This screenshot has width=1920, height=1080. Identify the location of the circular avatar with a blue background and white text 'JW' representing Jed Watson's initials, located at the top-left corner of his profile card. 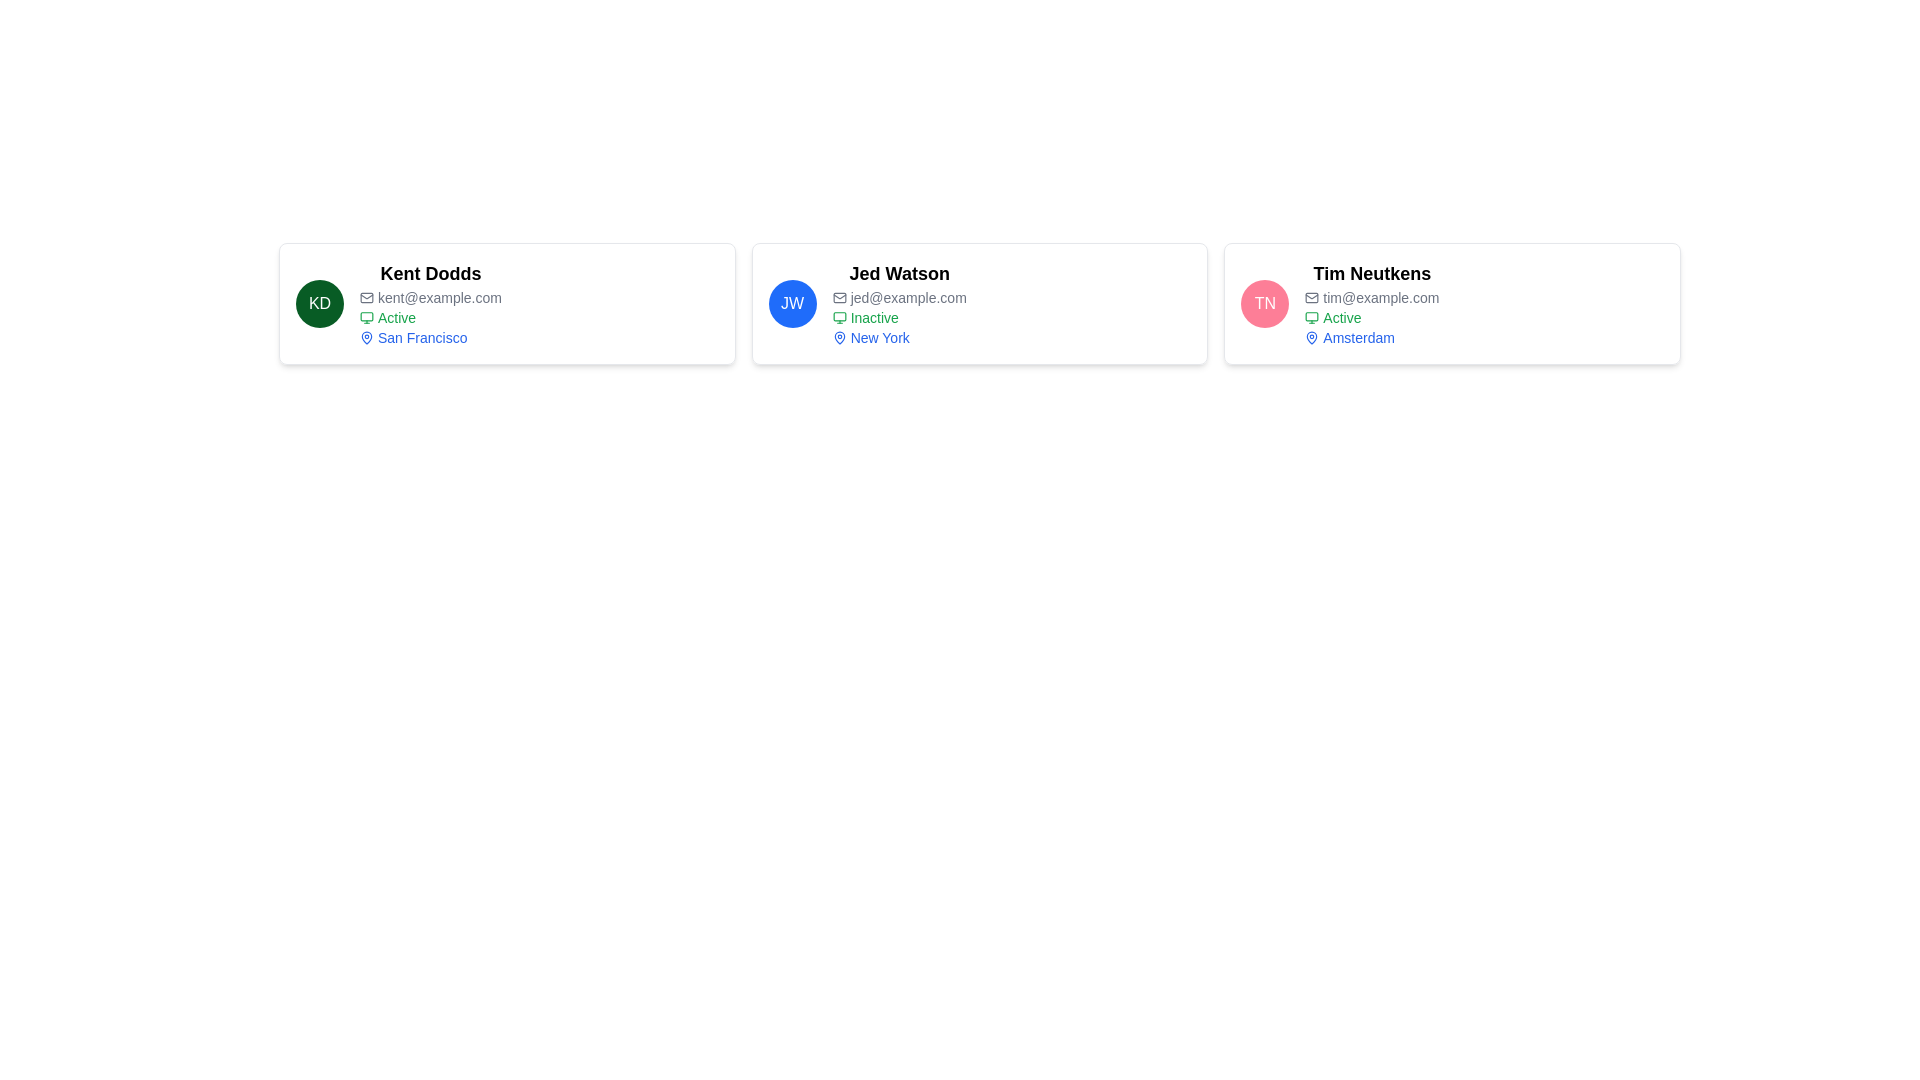
(791, 304).